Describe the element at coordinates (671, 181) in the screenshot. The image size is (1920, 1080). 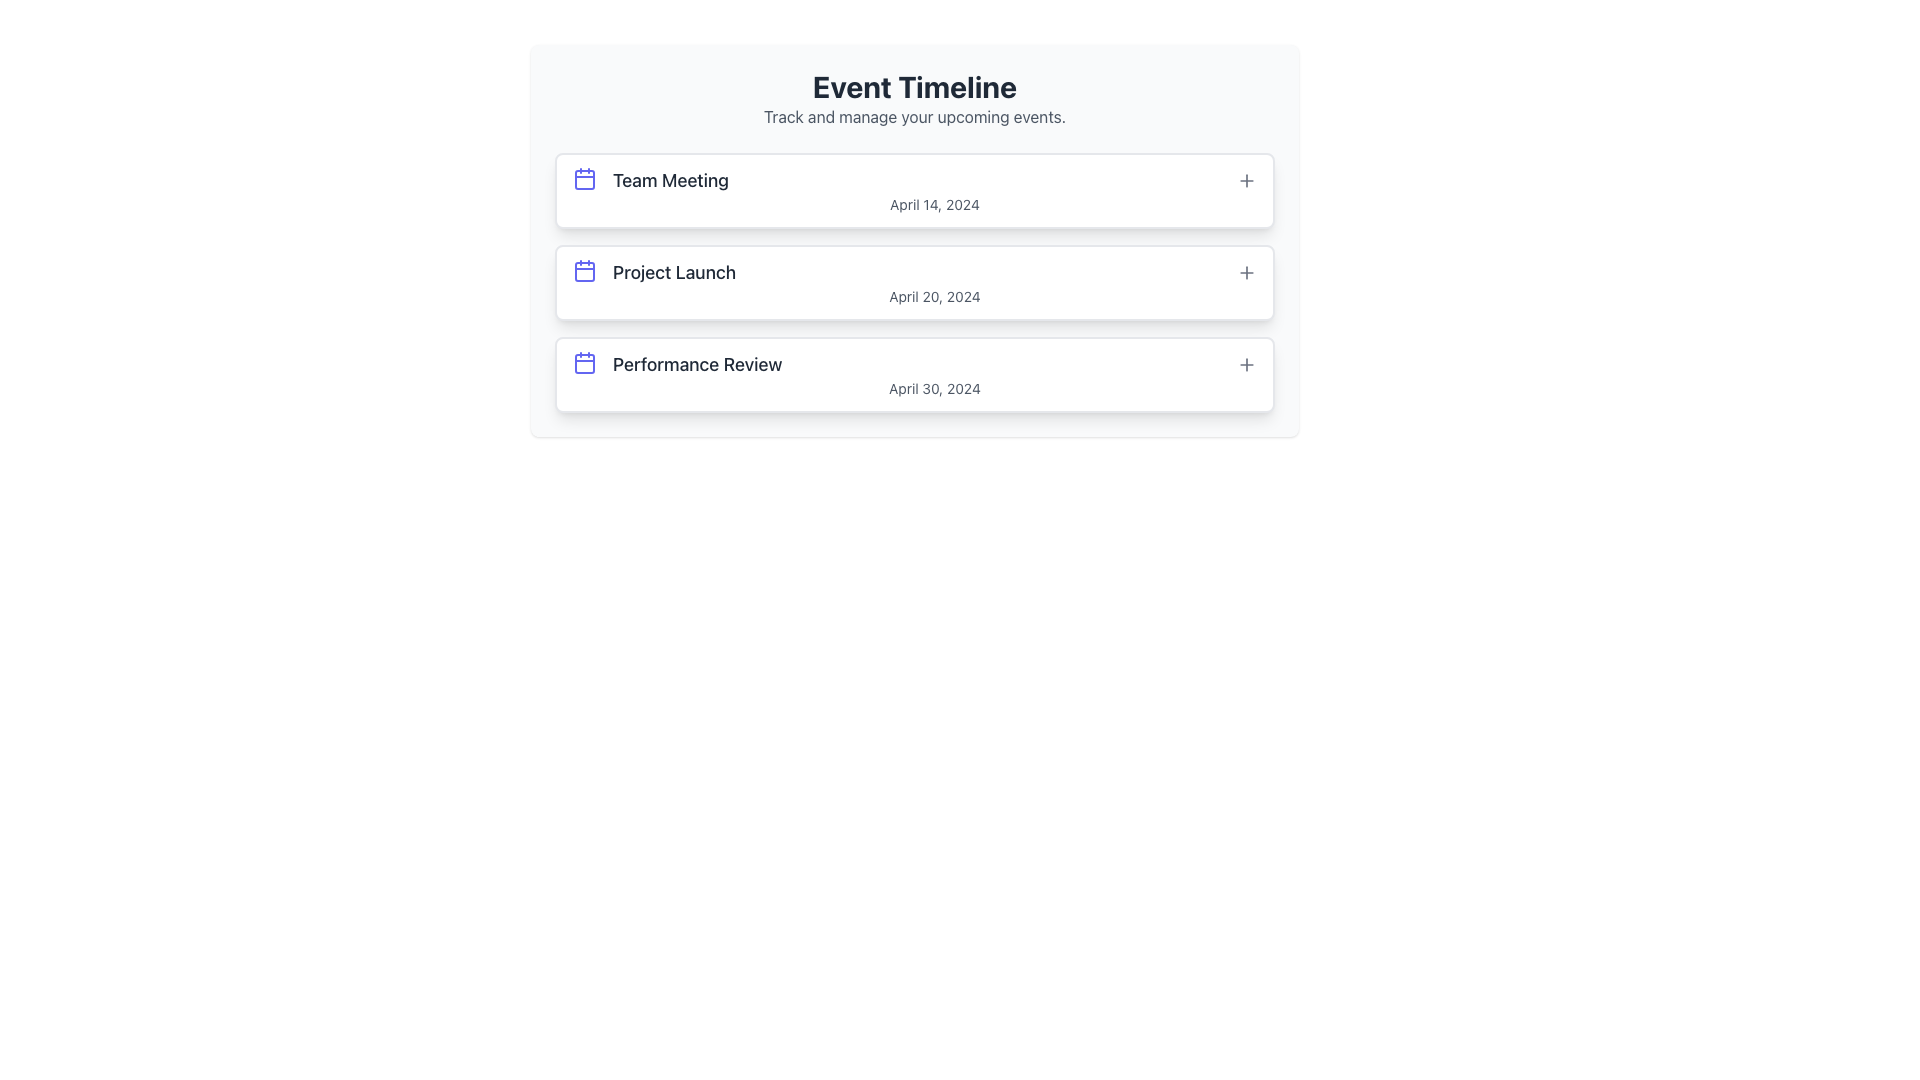
I see `the text label representing the title of an event in the timeline, which is located in the top-left section of the first entry in the 'Event Timeline' list, to interact with it` at that location.